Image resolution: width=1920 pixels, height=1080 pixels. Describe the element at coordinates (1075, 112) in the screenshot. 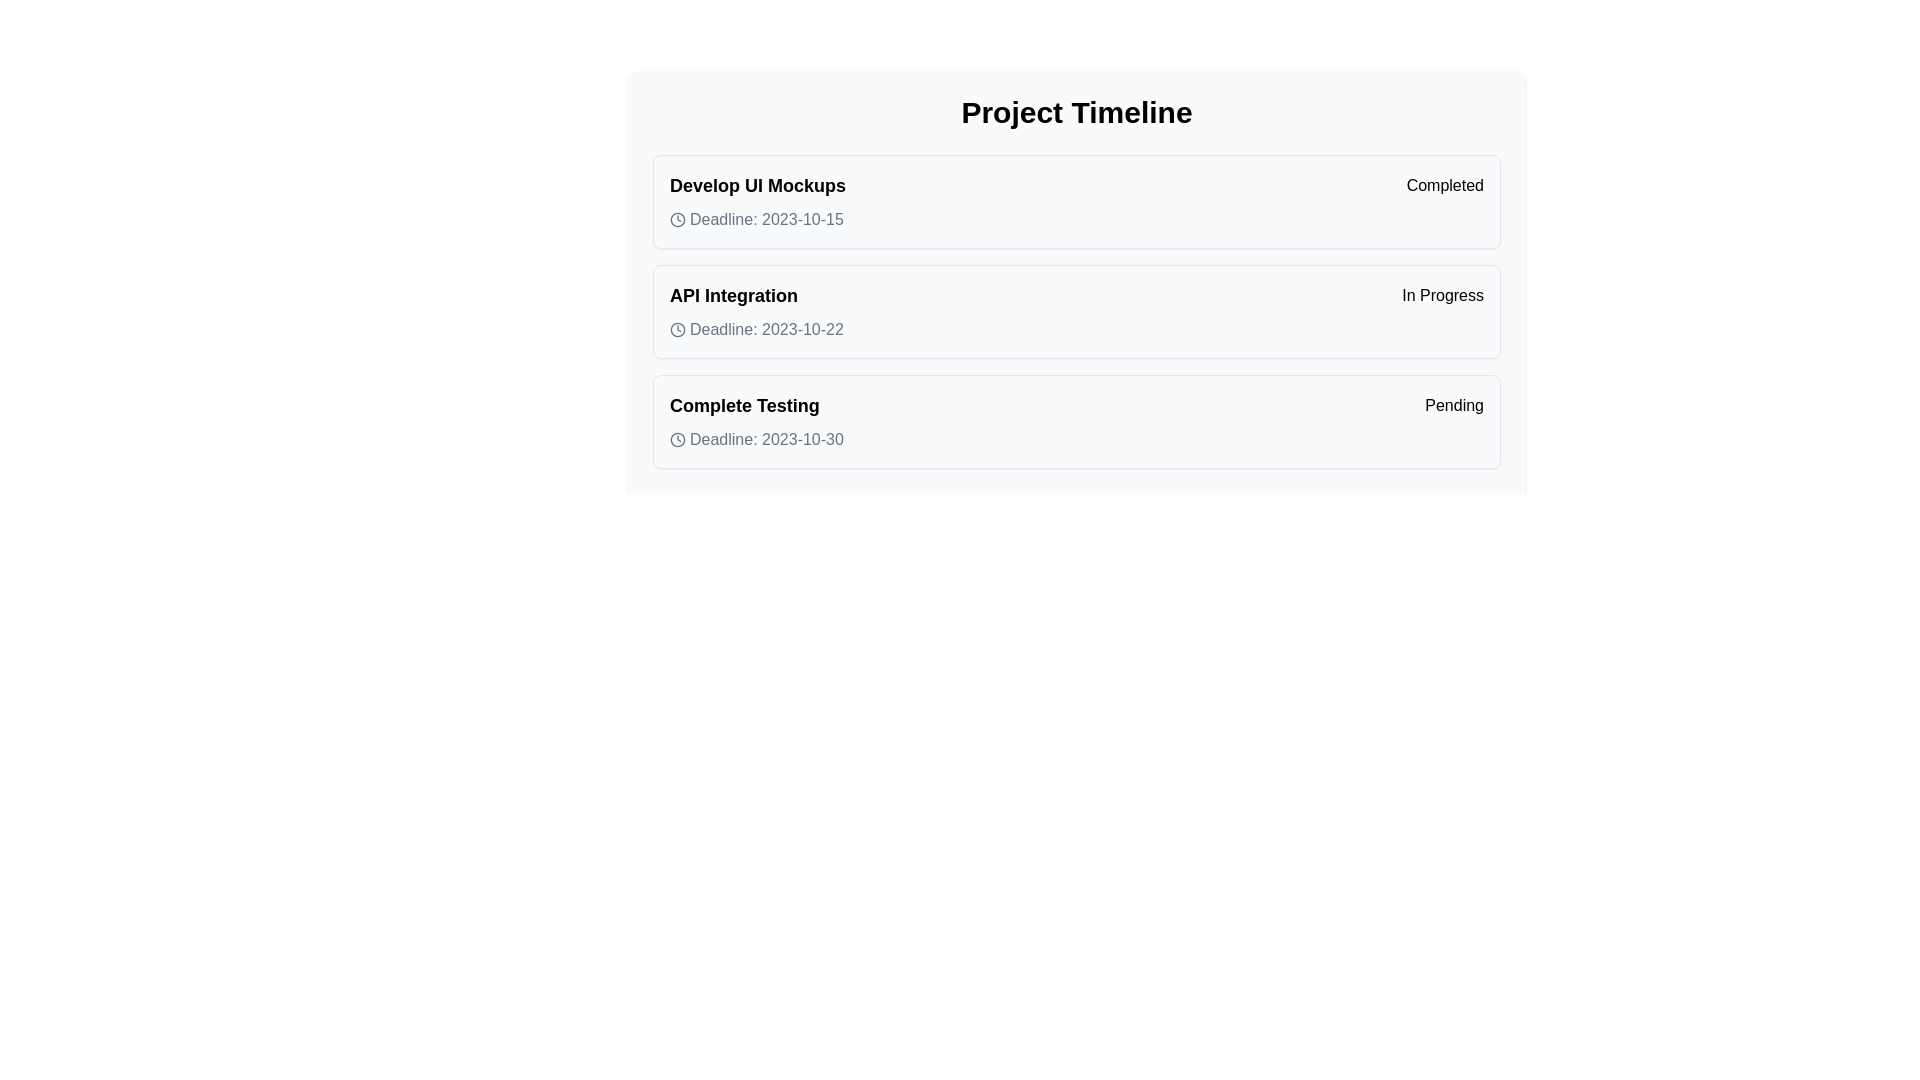

I see `the header text that describes the project's timeline for copying` at that location.